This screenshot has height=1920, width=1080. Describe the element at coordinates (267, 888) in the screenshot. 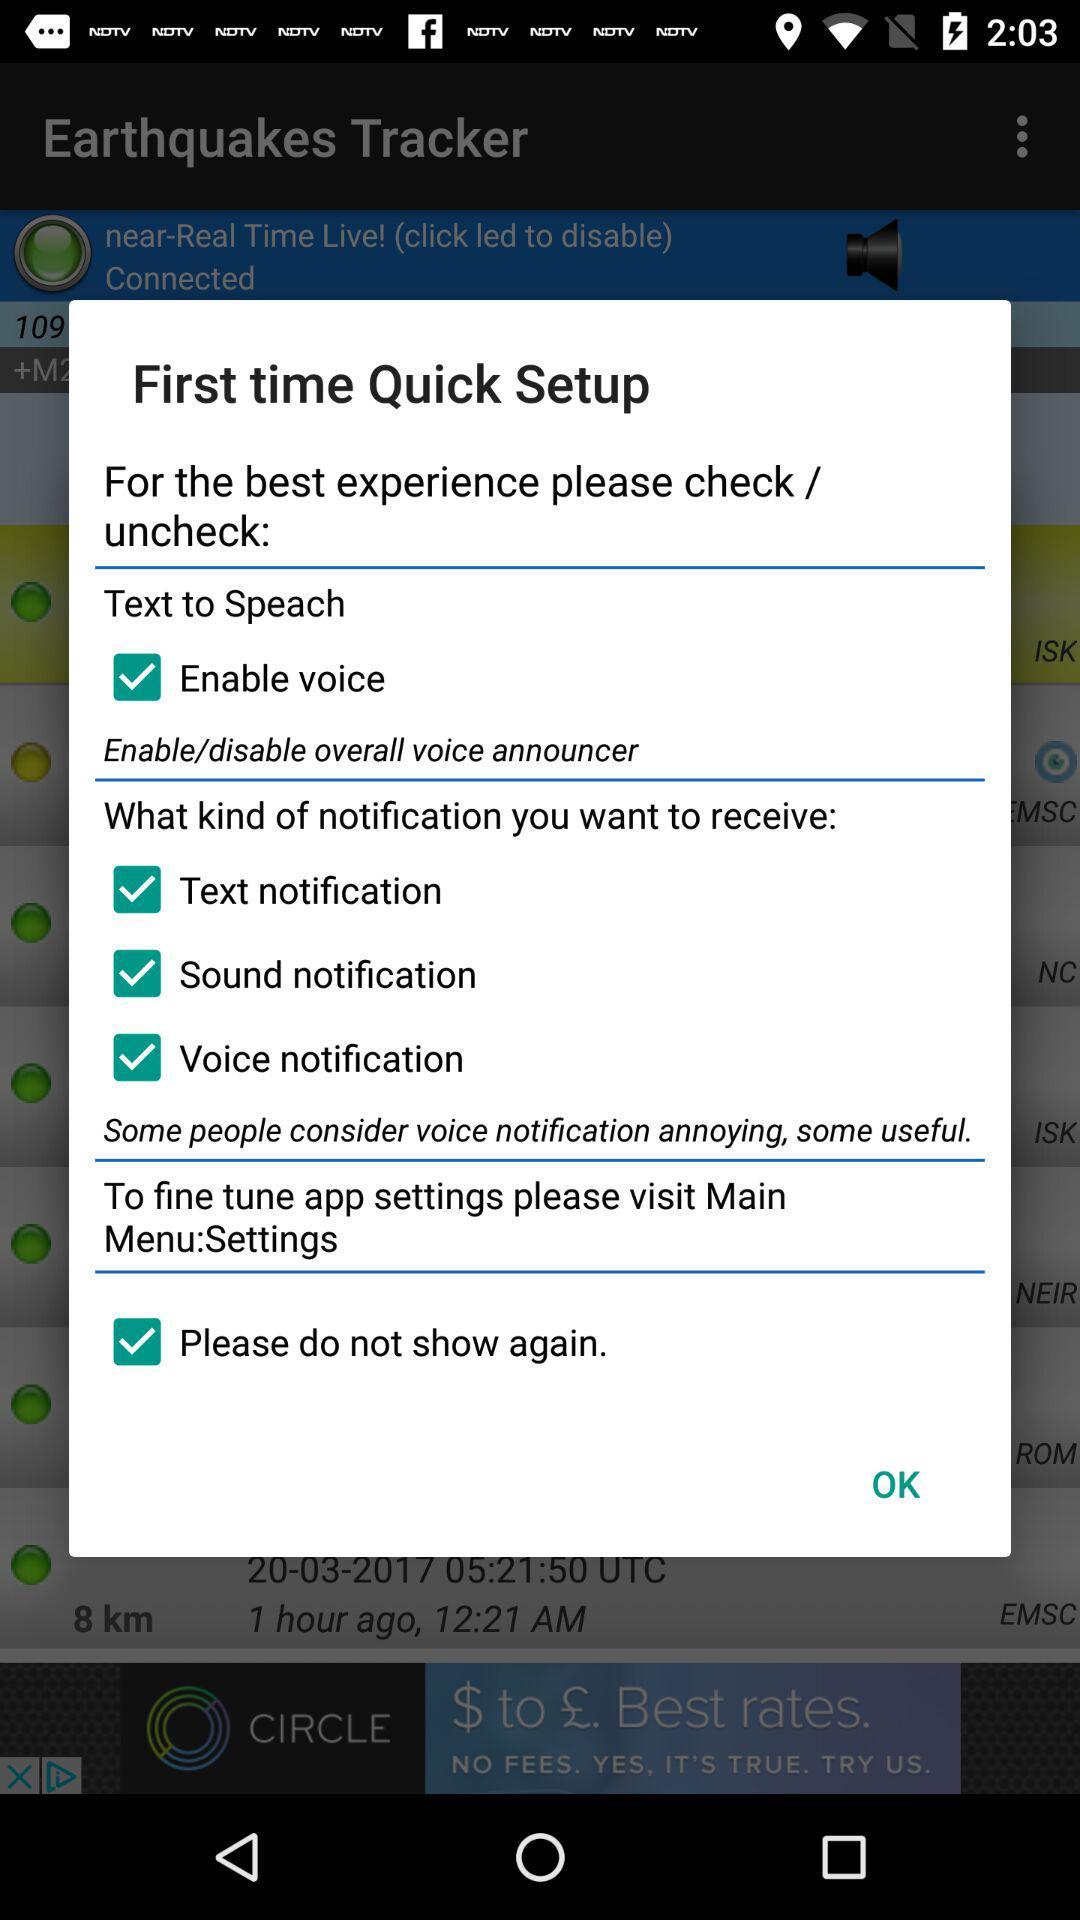

I see `text notification item` at that location.